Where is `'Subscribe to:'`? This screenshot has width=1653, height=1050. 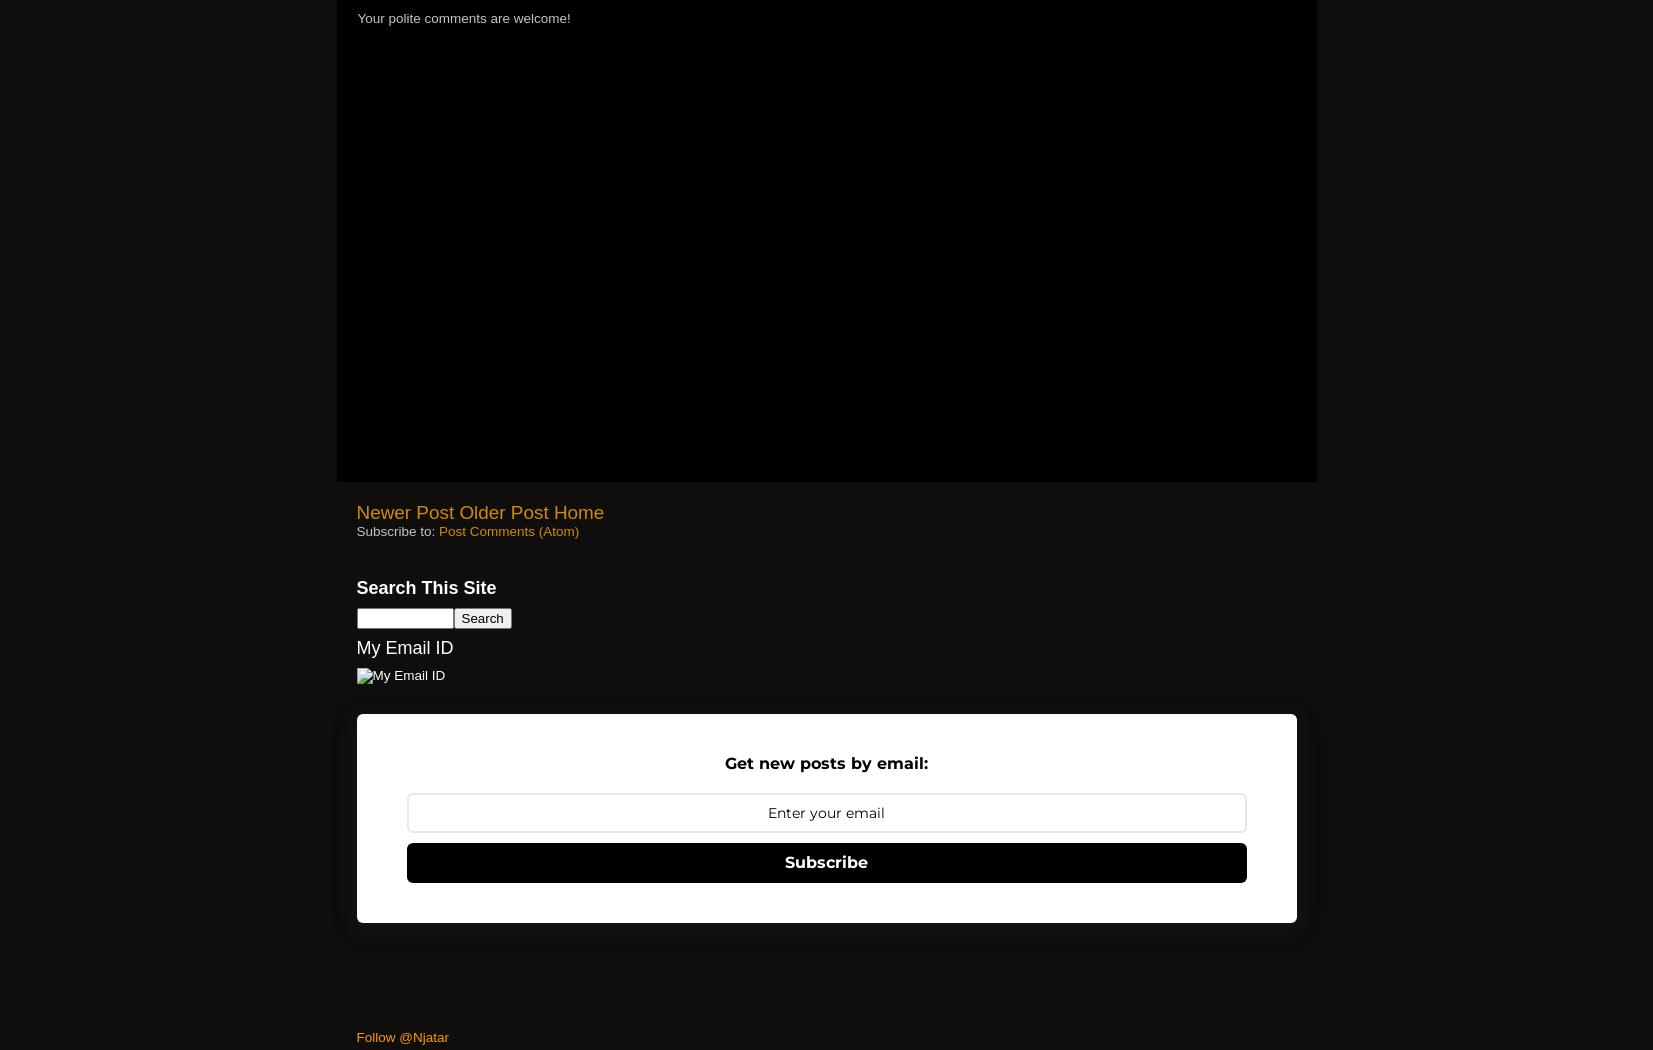
'Subscribe to:' is located at coordinates (396, 531).